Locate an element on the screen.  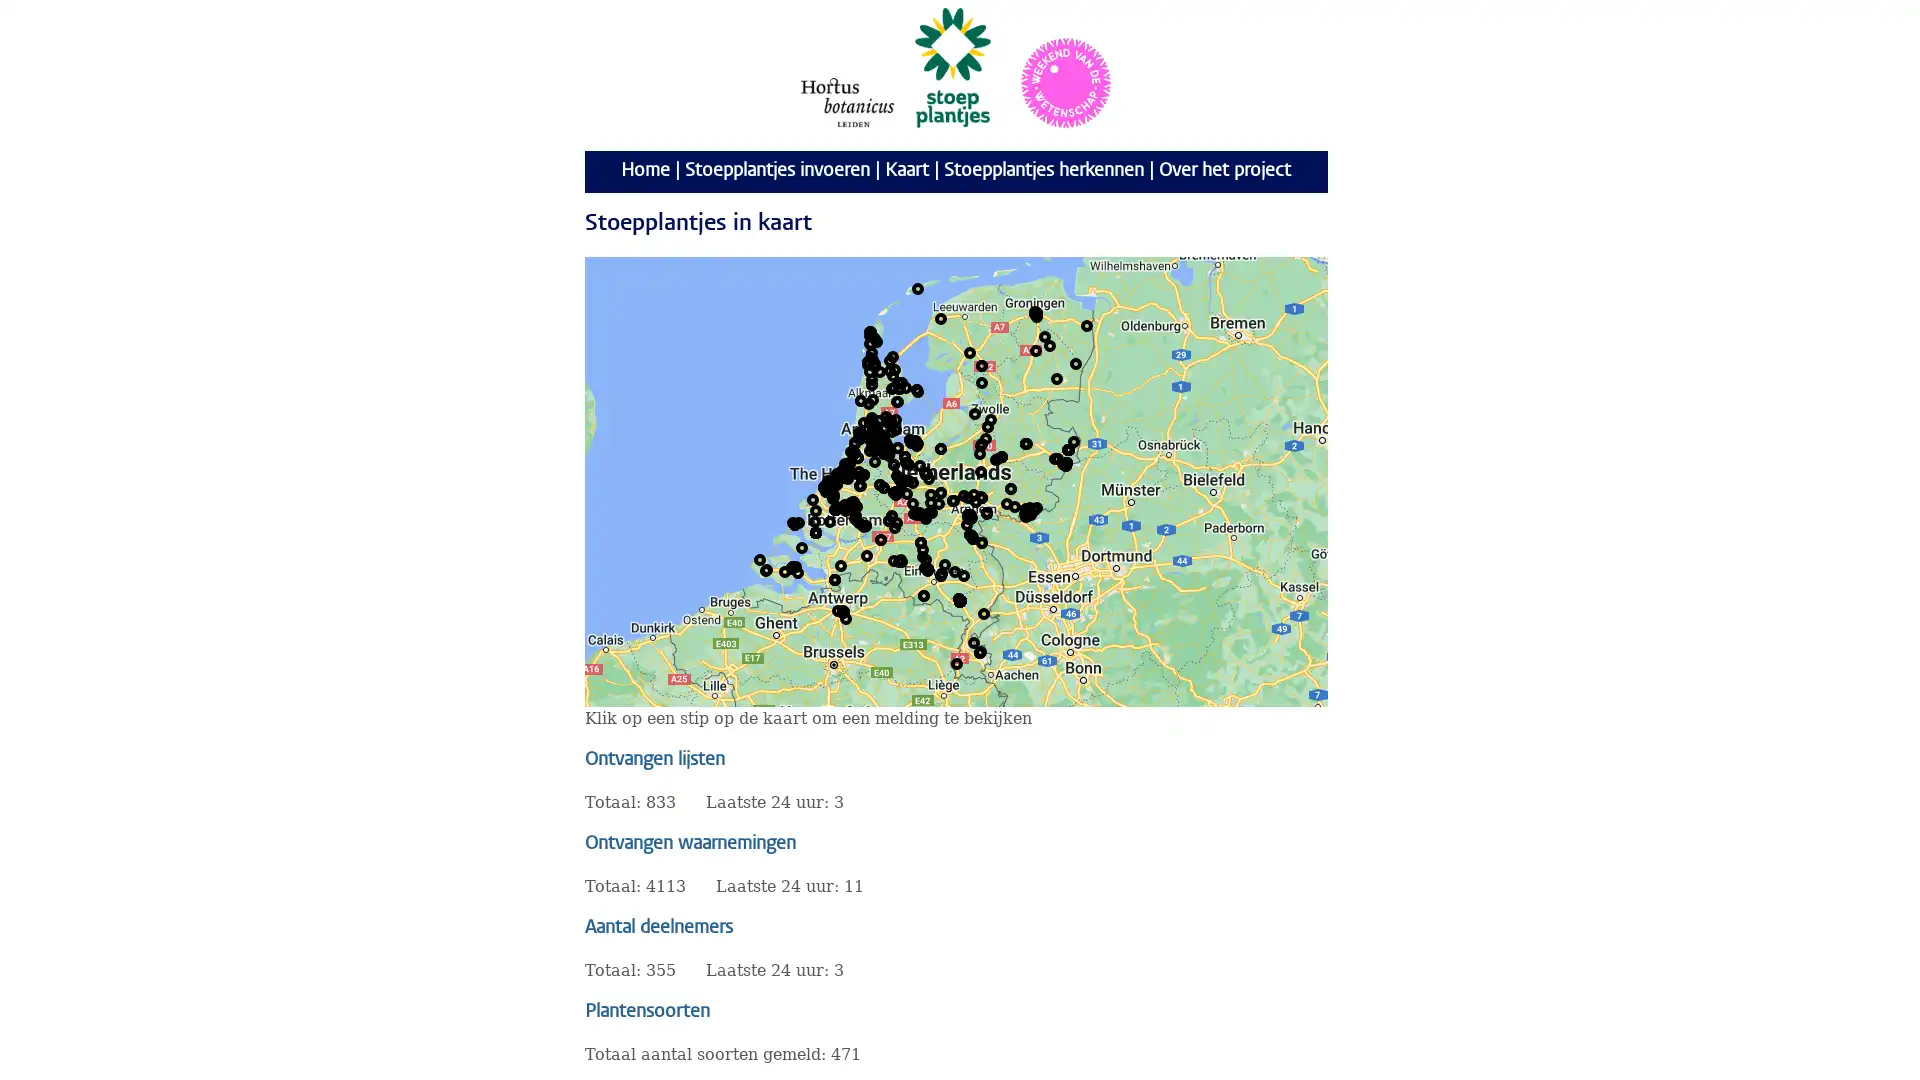
Telling van Be op 05 oktober 2021 is located at coordinates (864, 474).